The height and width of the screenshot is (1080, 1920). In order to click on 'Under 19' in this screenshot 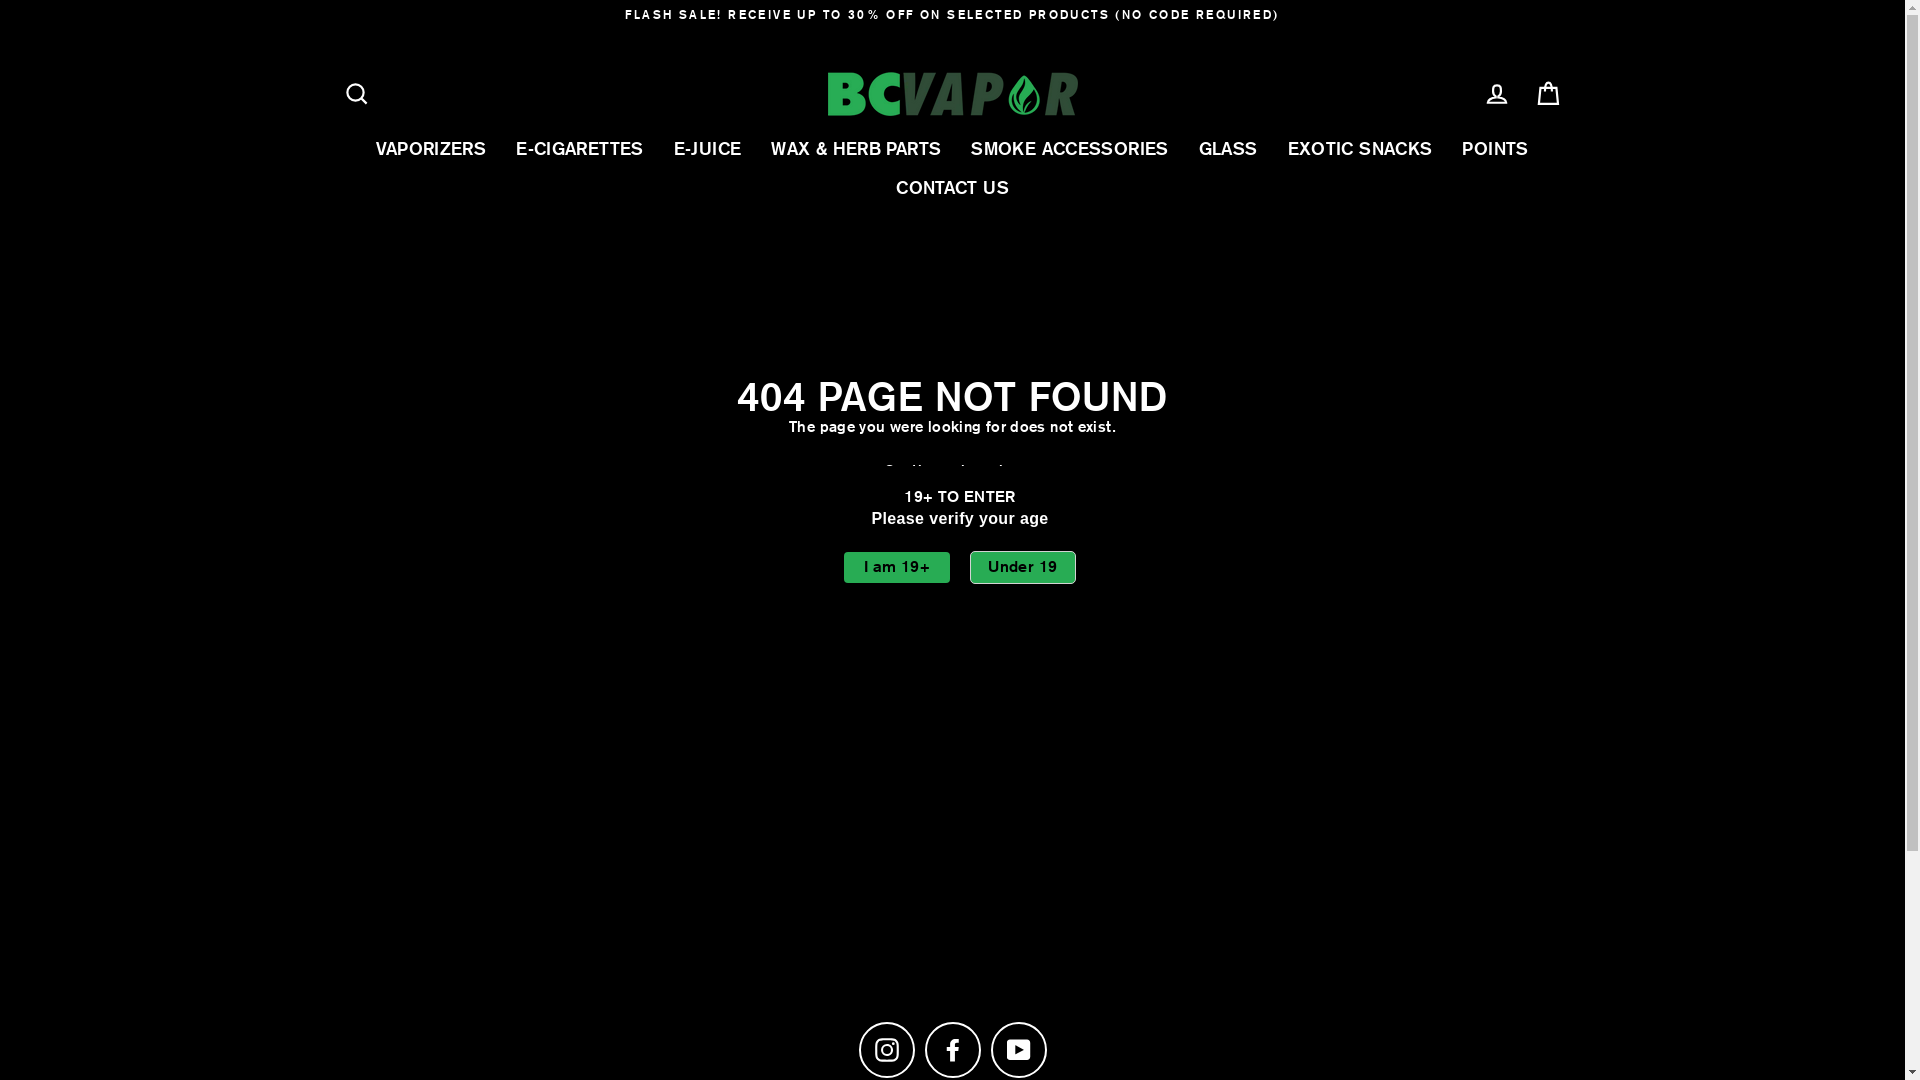, I will do `click(969, 567)`.